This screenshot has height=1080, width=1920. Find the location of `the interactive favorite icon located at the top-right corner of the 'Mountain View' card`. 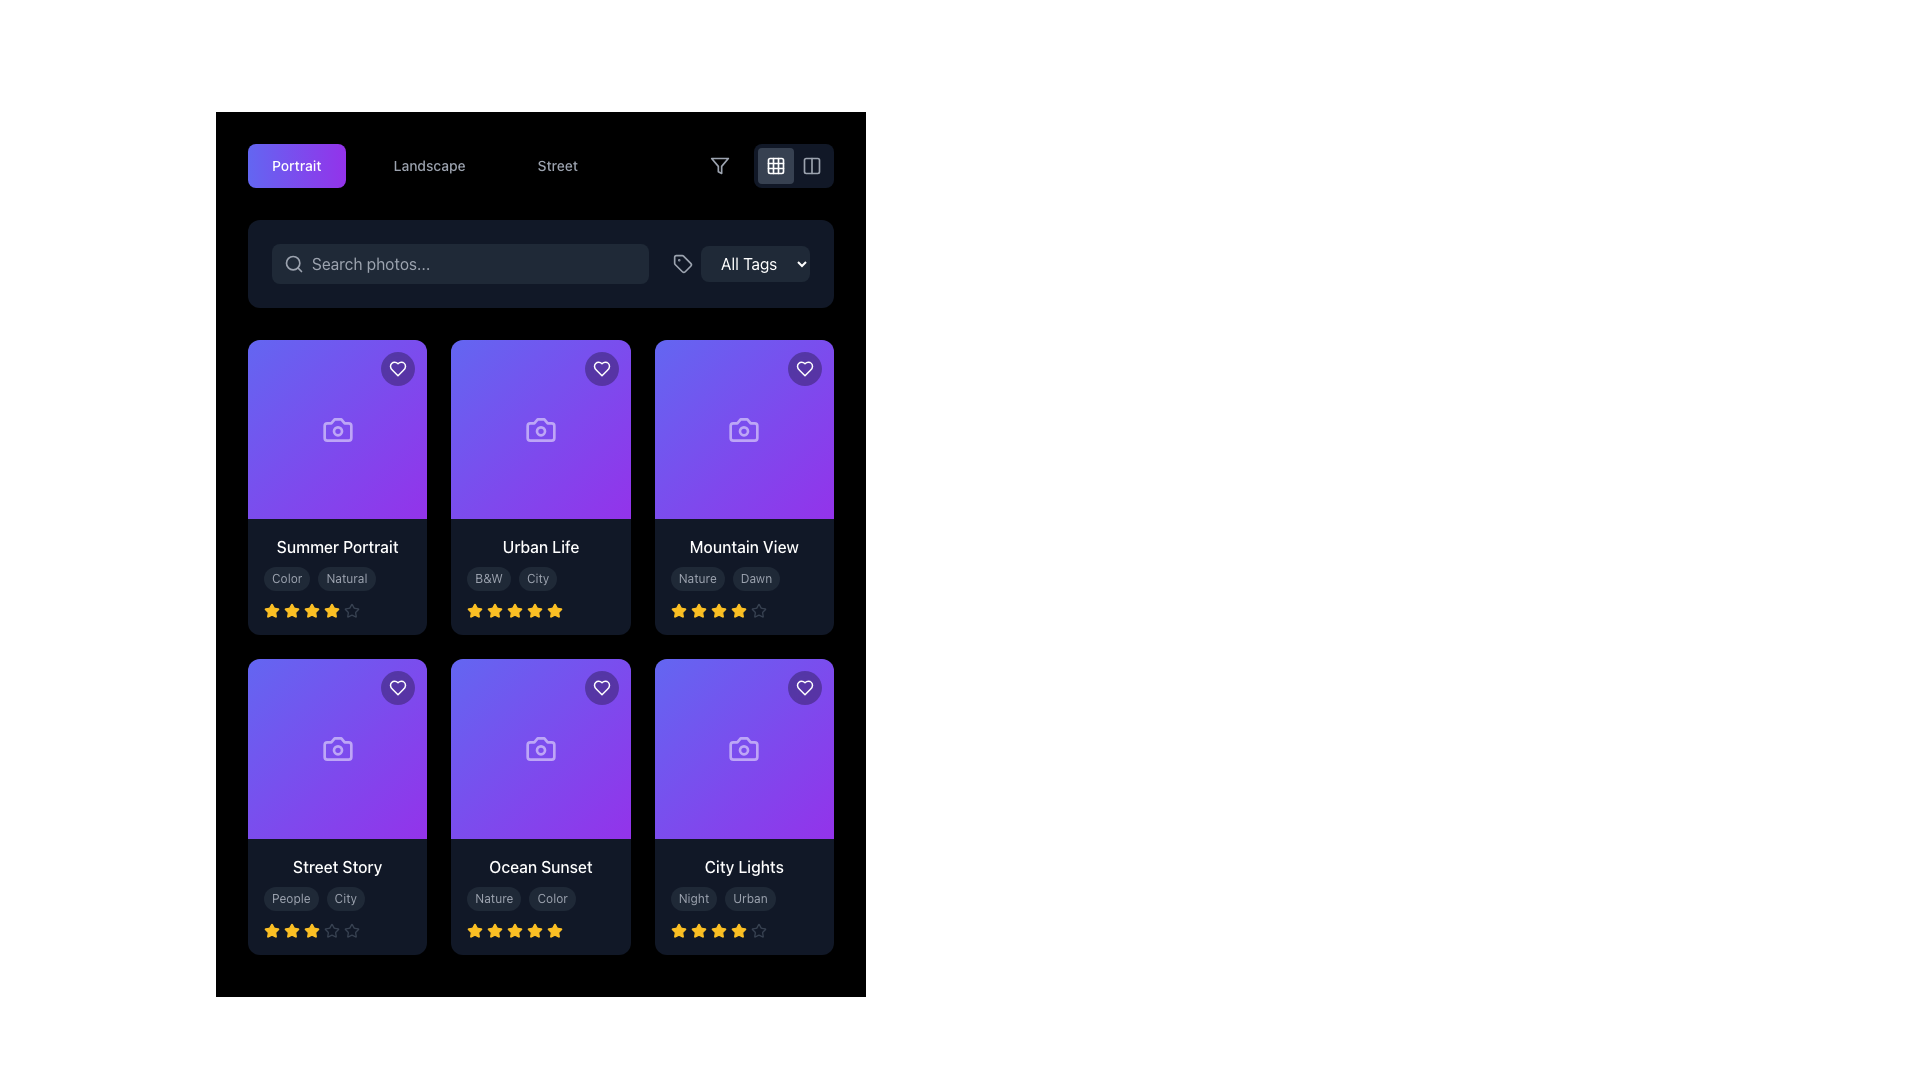

the interactive favorite icon located at the top-right corner of the 'Mountain View' card is located at coordinates (805, 369).